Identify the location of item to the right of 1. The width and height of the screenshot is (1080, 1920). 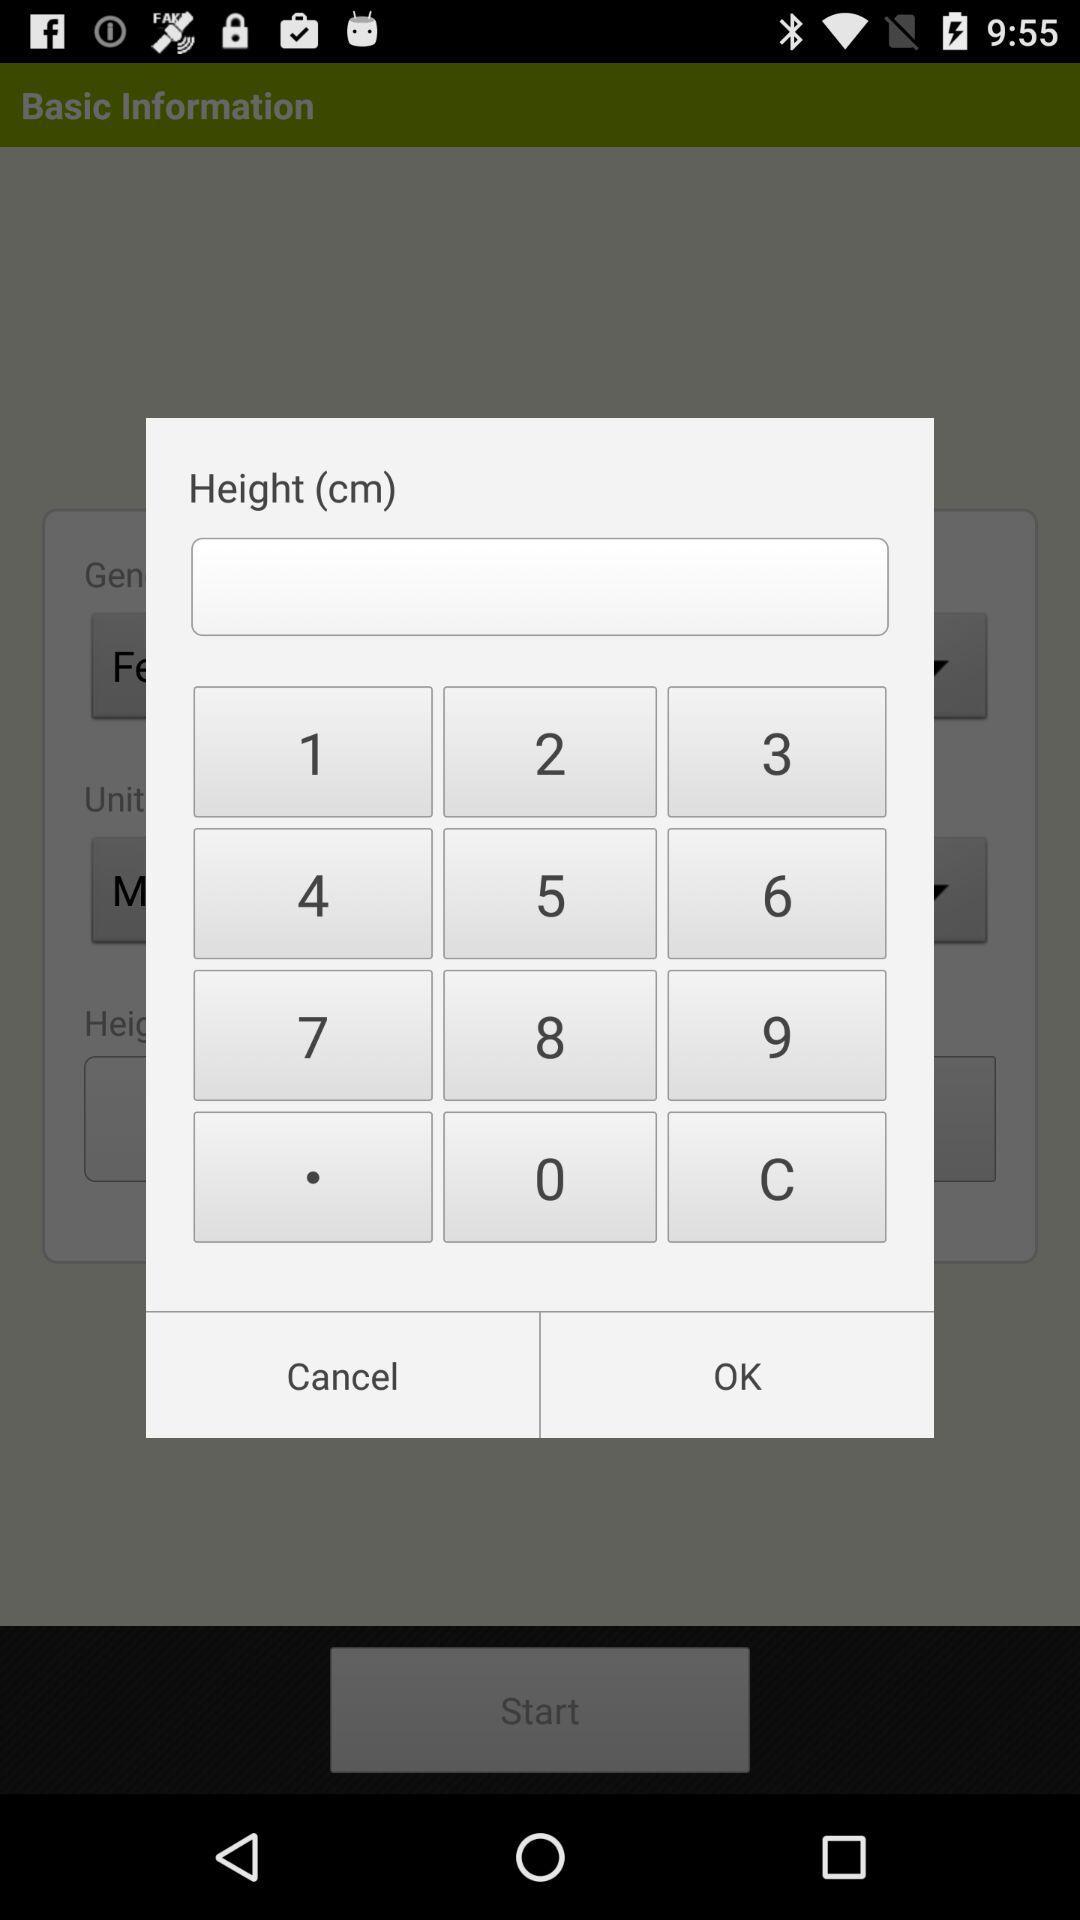
(550, 892).